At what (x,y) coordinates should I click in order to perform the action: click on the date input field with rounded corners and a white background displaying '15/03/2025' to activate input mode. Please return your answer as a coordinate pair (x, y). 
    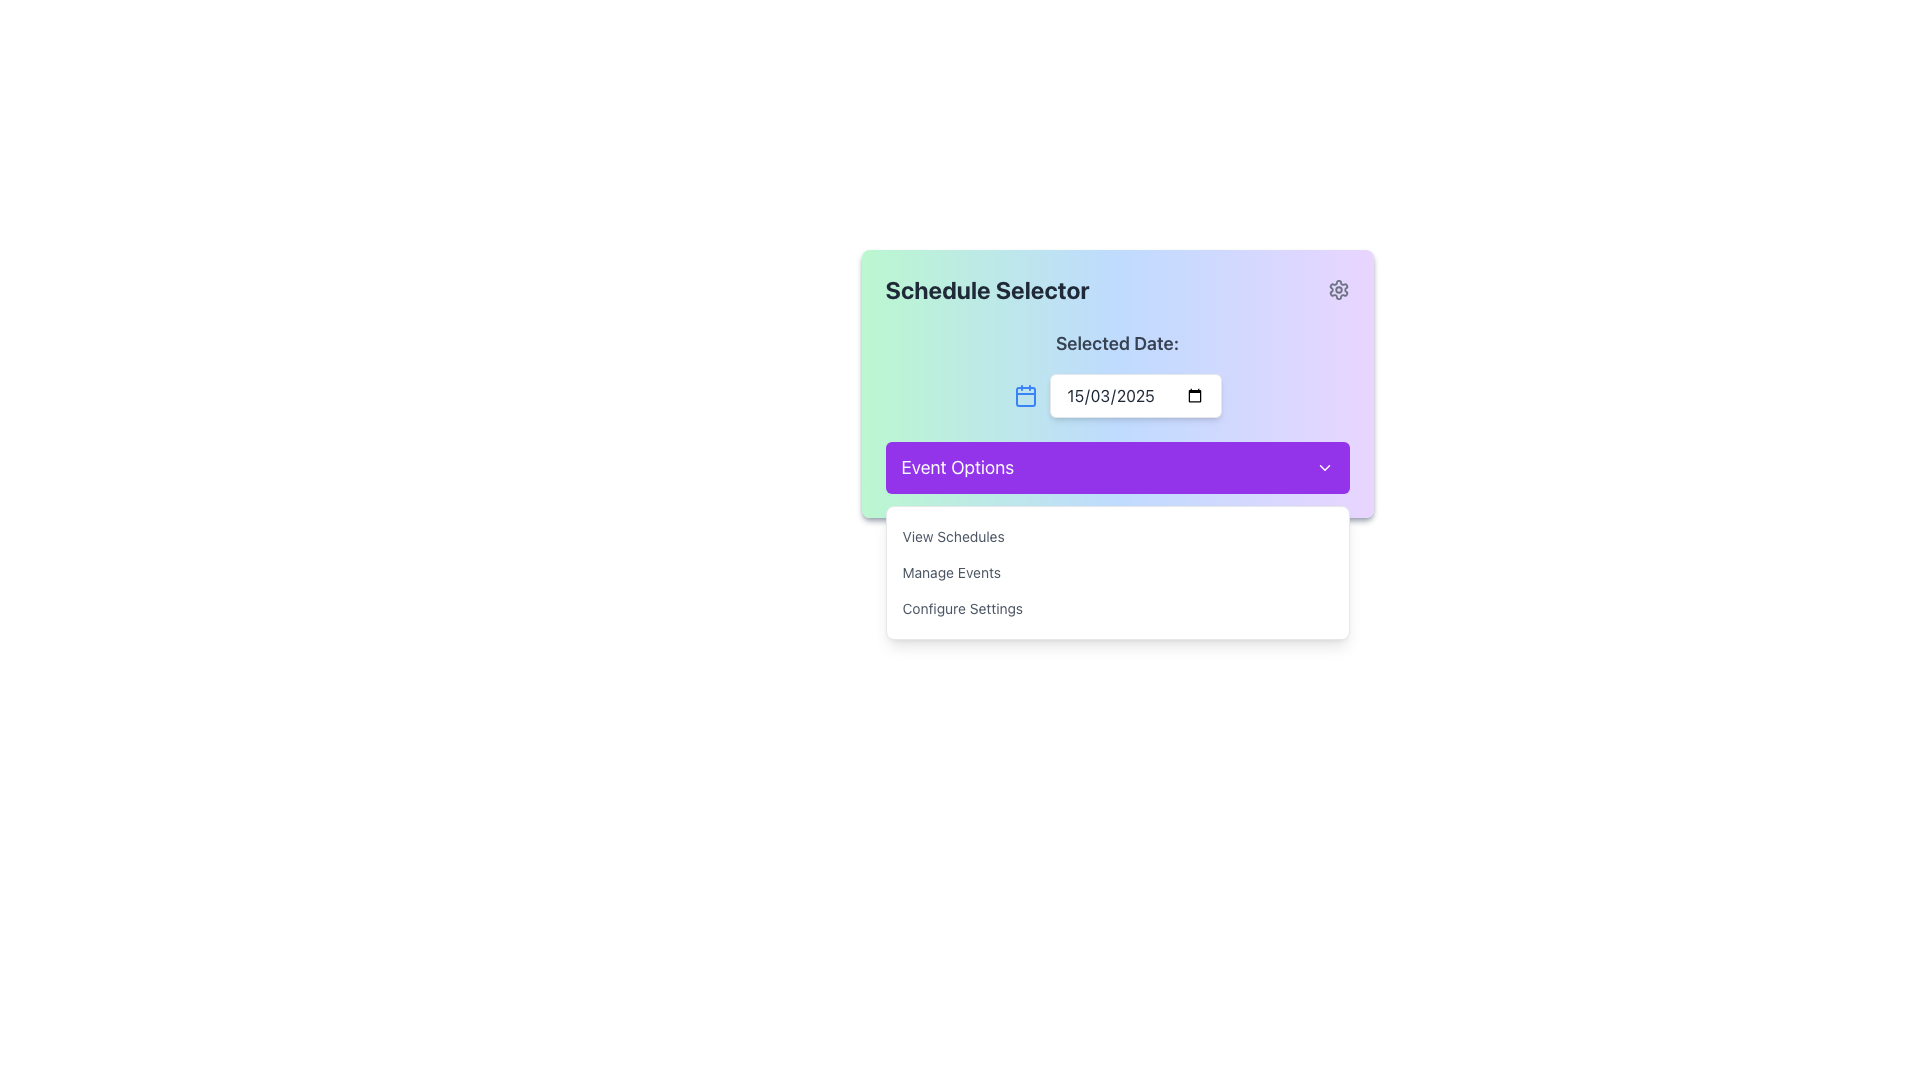
    Looking at the image, I should click on (1135, 396).